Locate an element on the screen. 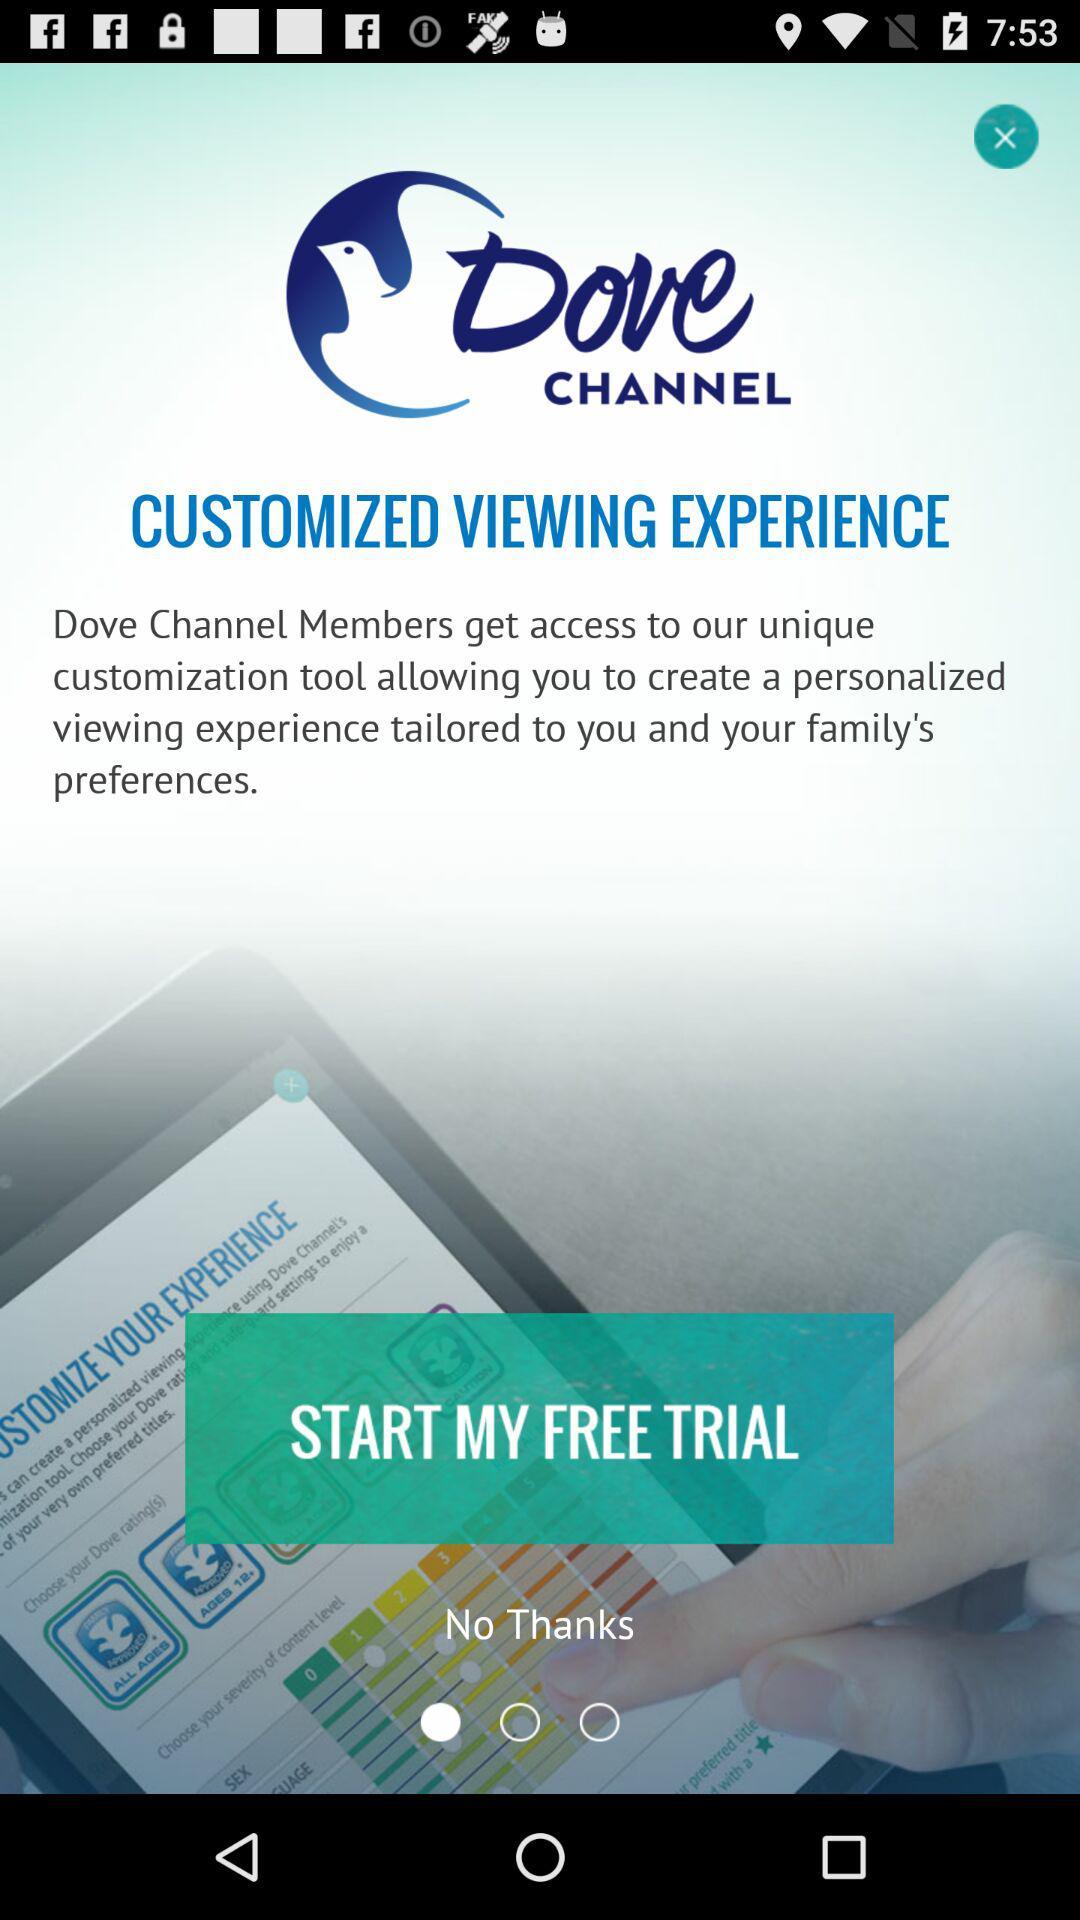 The width and height of the screenshot is (1080, 1920). button is located at coordinates (1007, 134).